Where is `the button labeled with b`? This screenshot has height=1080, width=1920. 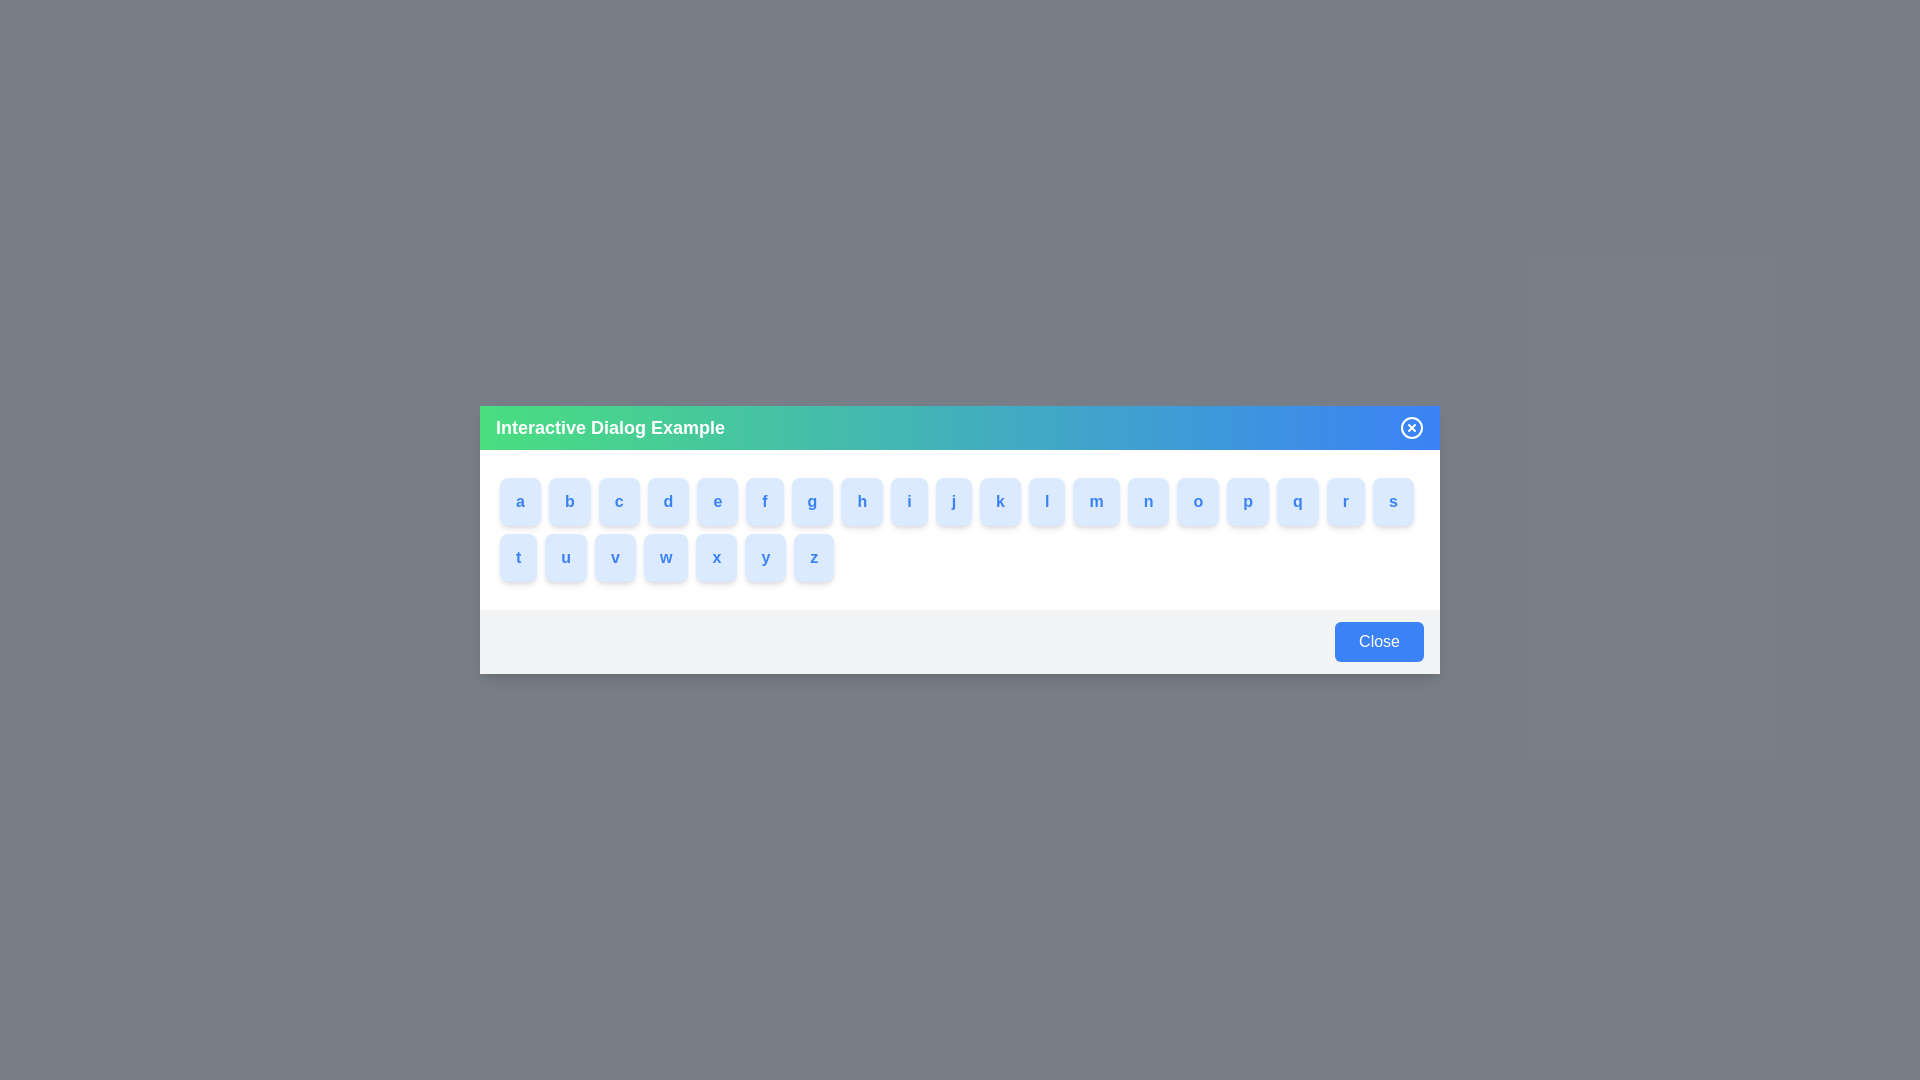
the button labeled with b is located at coordinates (569, 500).